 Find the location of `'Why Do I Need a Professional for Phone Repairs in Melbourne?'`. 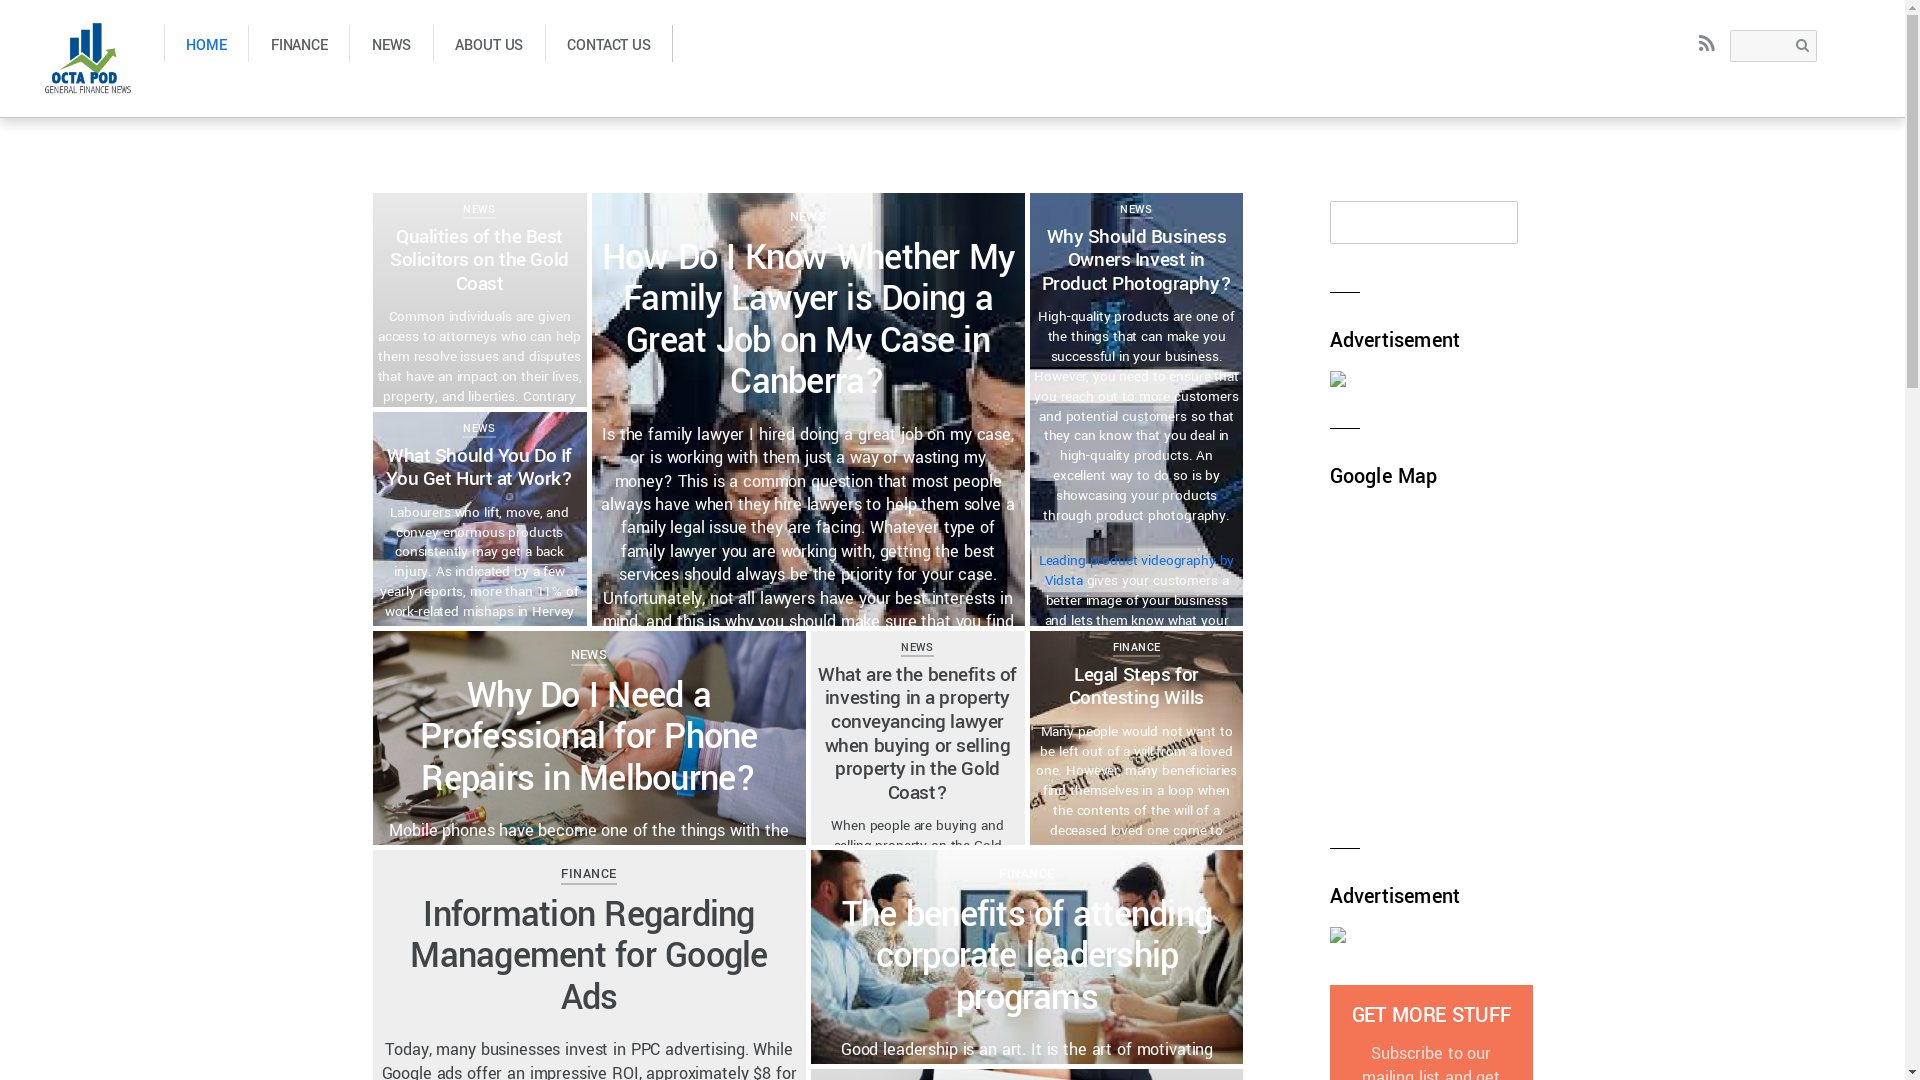

'Why Do I Need a Professional for Phone Repairs in Melbourne?' is located at coordinates (587, 737).